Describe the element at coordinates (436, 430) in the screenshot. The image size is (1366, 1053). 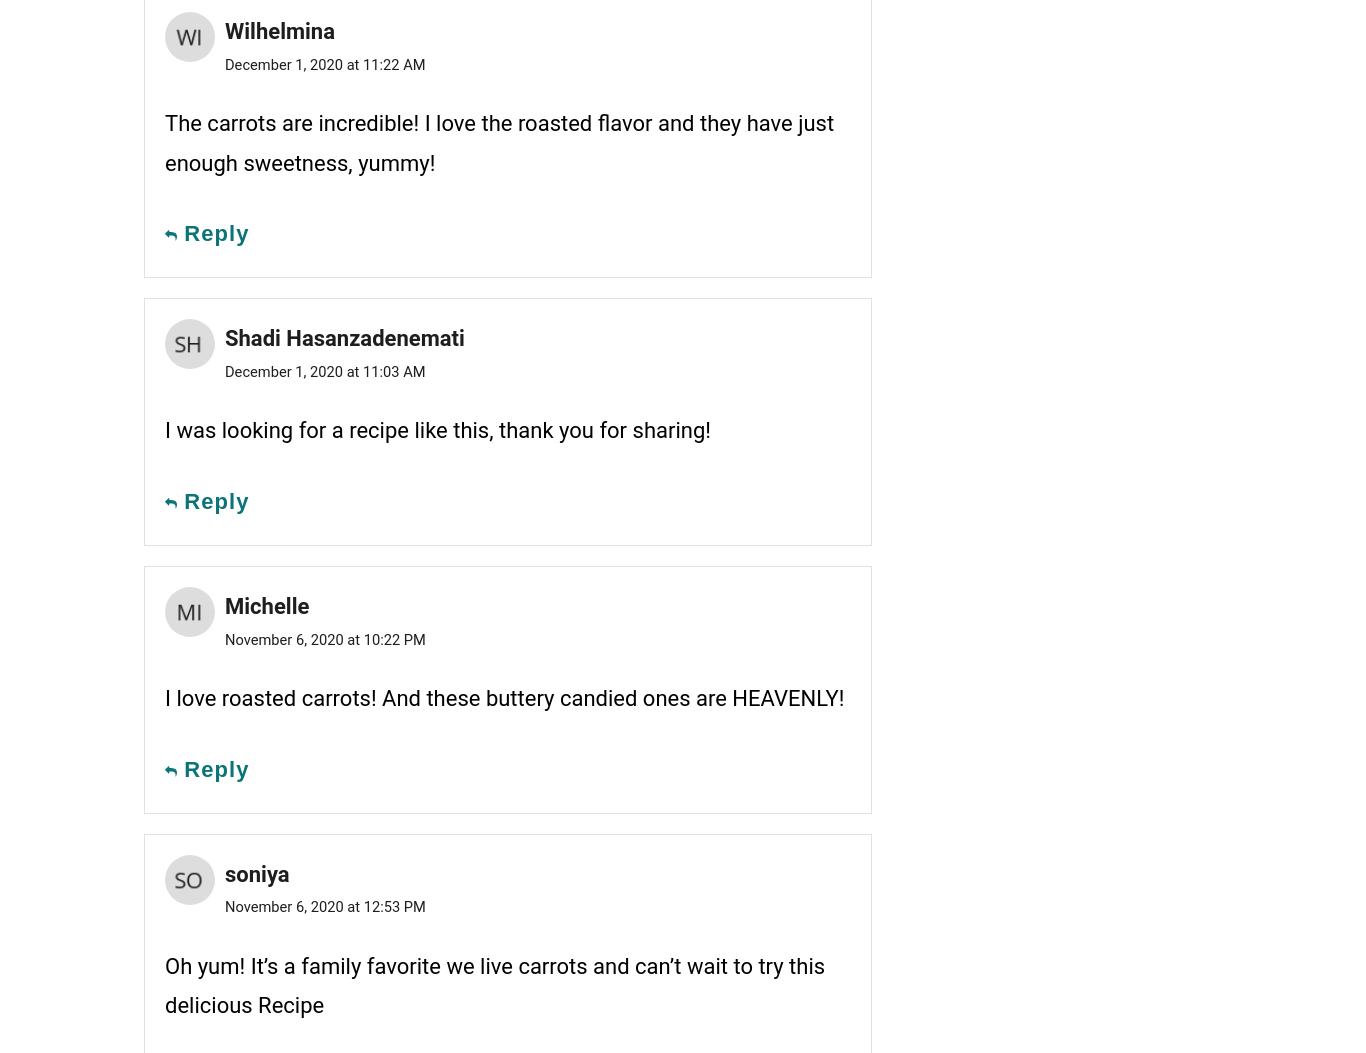
I see `'I was looking for a recipe like this, thank you for sharing!'` at that location.